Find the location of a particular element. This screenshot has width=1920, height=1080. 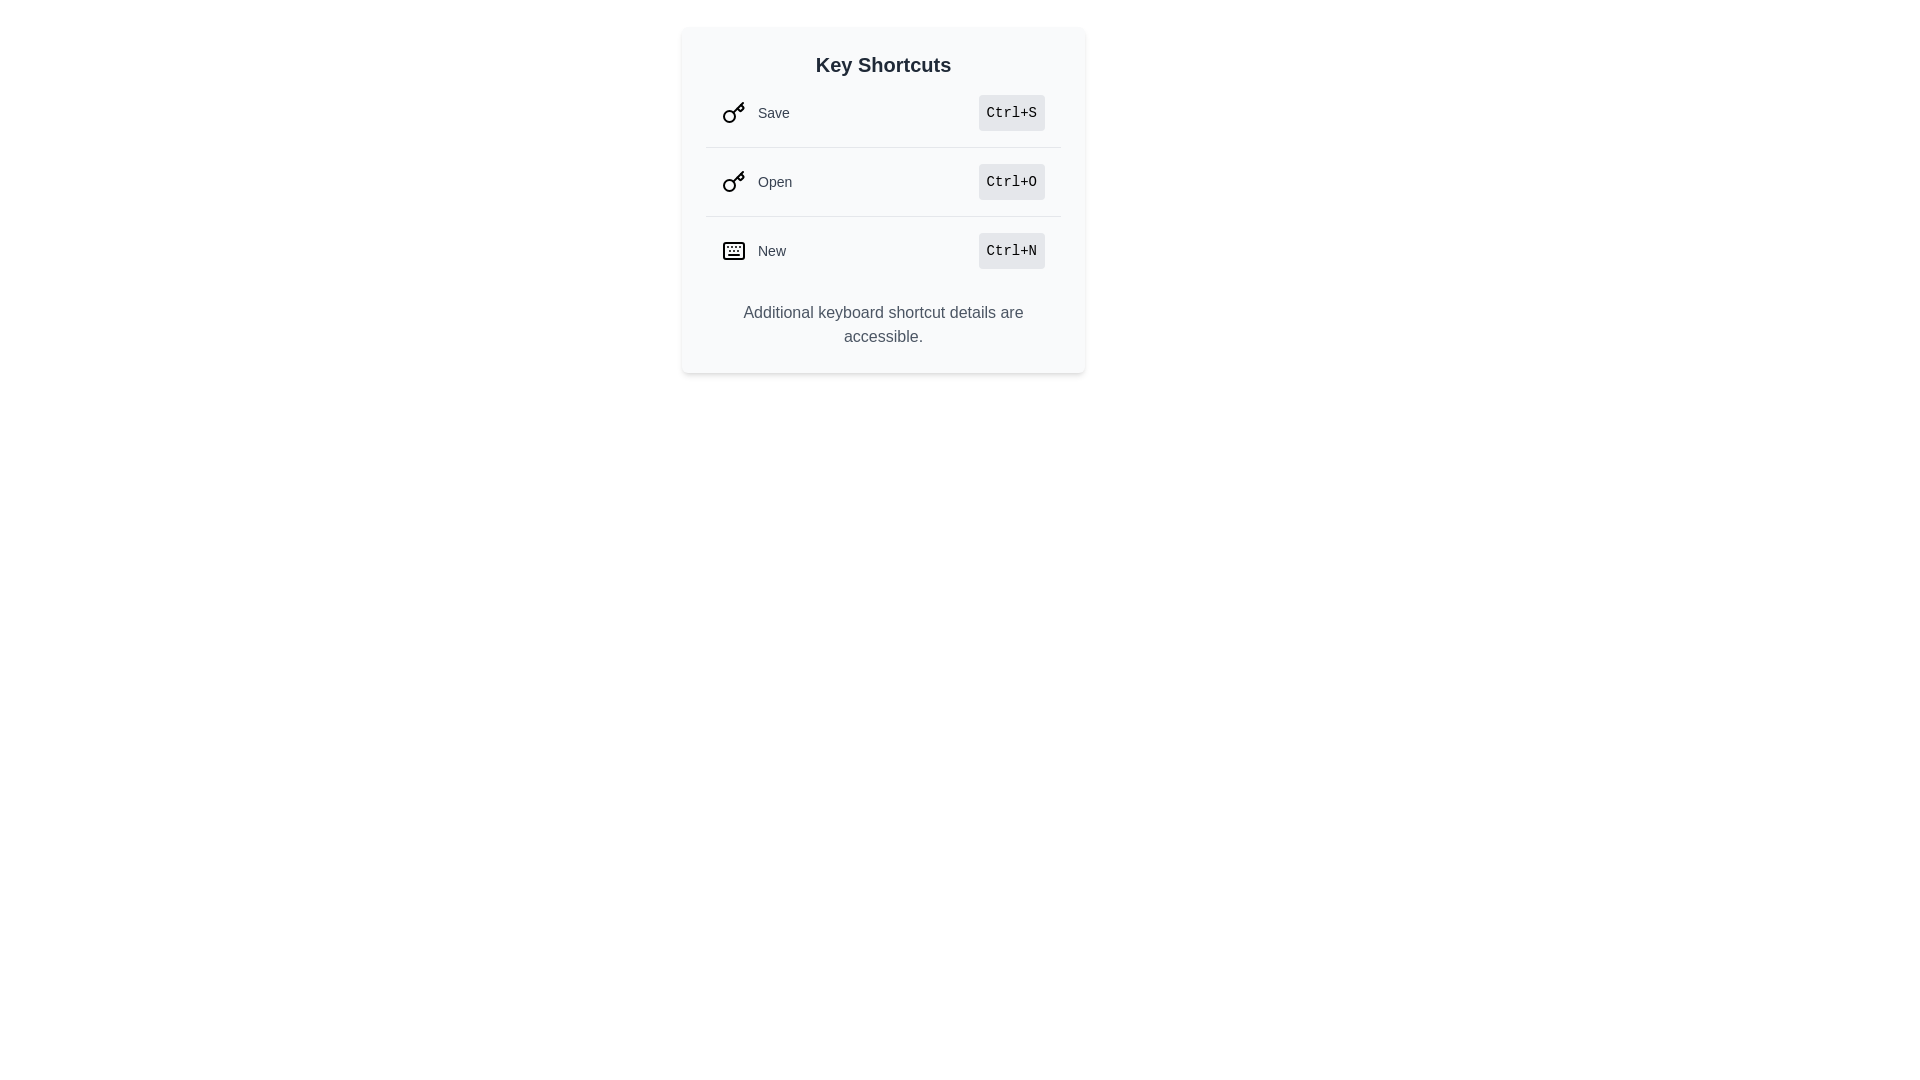

the text label displaying the keyboard shortcut 'Ctrl+S' associated with the 'Save' action, located in the vertical menu labeled 'Key Shortcuts' is located at coordinates (1011, 112).